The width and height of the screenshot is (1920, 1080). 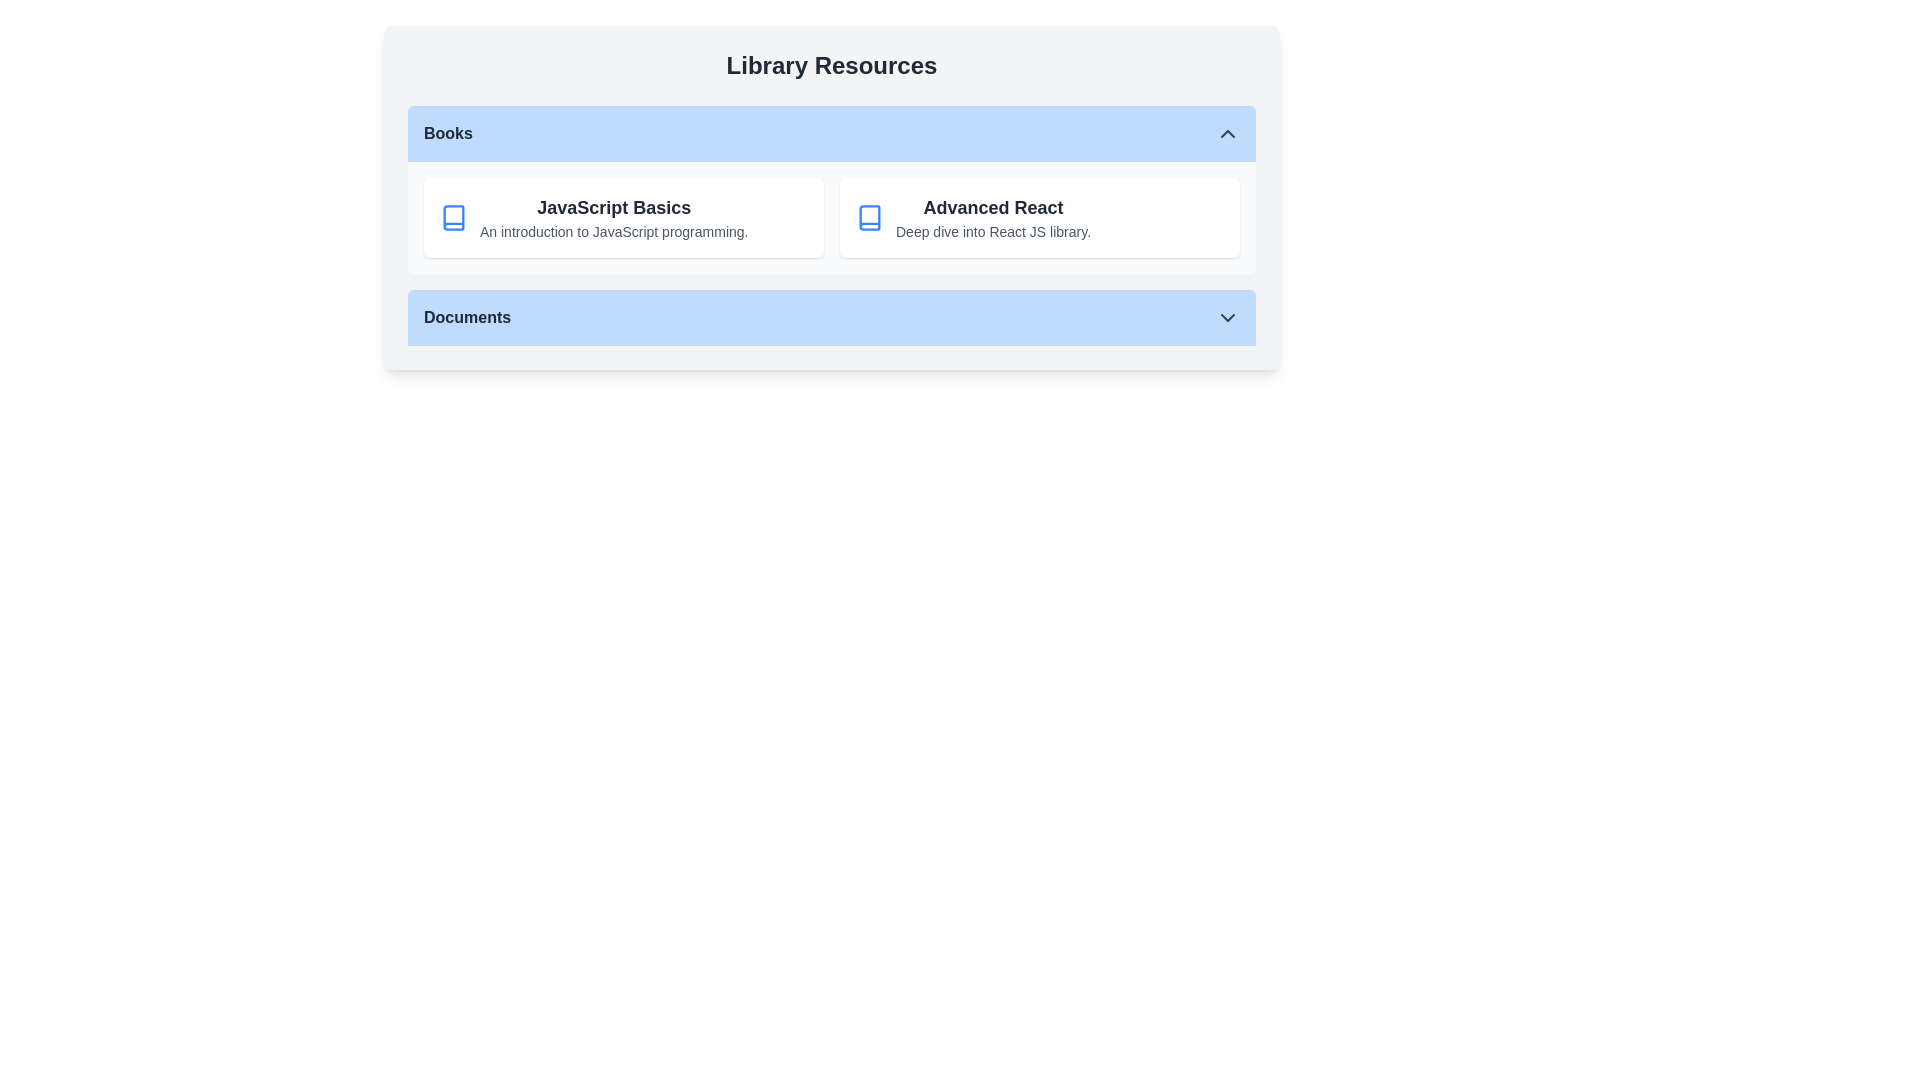 What do you see at coordinates (613, 218) in the screenshot?
I see `the text block that presents the title and subtitle of a resource, specifically the first card under the 'Books' section in the 'Library Resources' interface` at bounding box center [613, 218].